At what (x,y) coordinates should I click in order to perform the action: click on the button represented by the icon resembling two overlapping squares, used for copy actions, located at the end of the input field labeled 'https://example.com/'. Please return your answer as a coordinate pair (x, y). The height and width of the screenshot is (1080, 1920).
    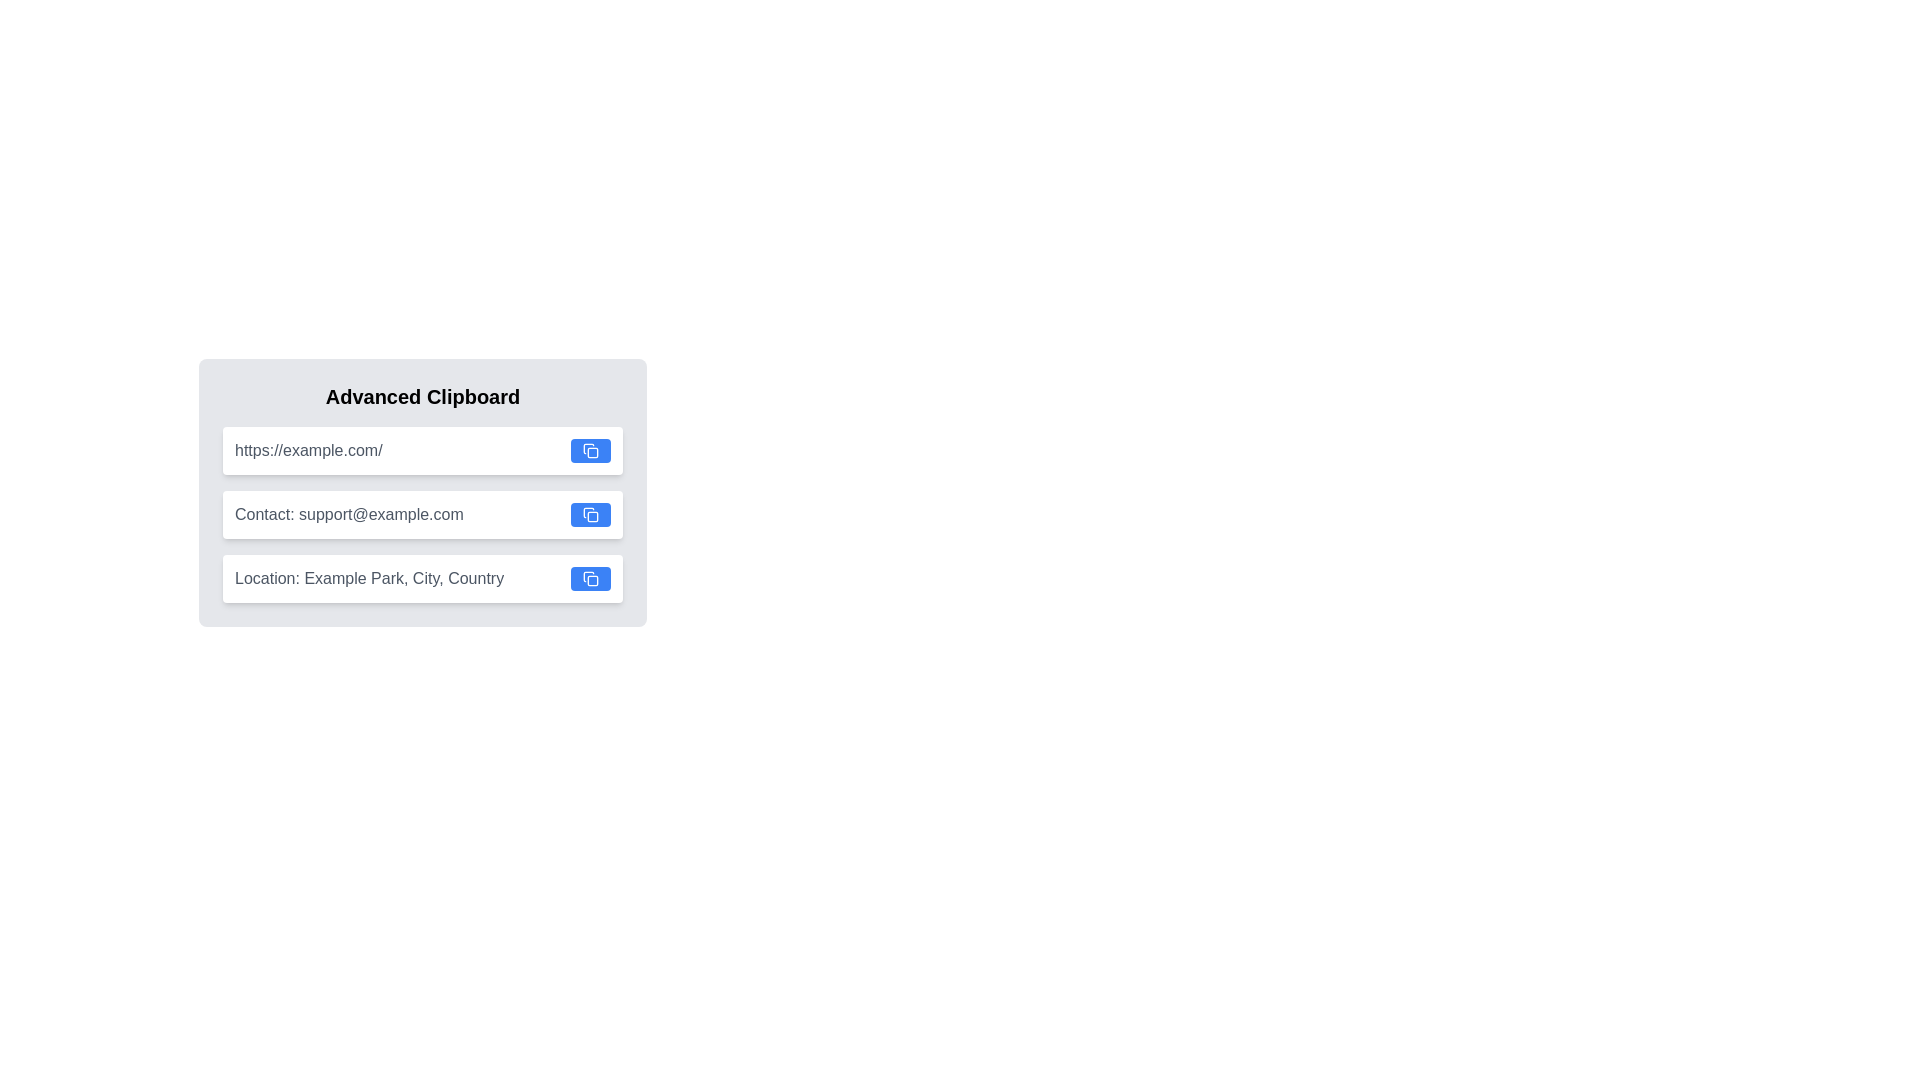
    Looking at the image, I should click on (589, 451).